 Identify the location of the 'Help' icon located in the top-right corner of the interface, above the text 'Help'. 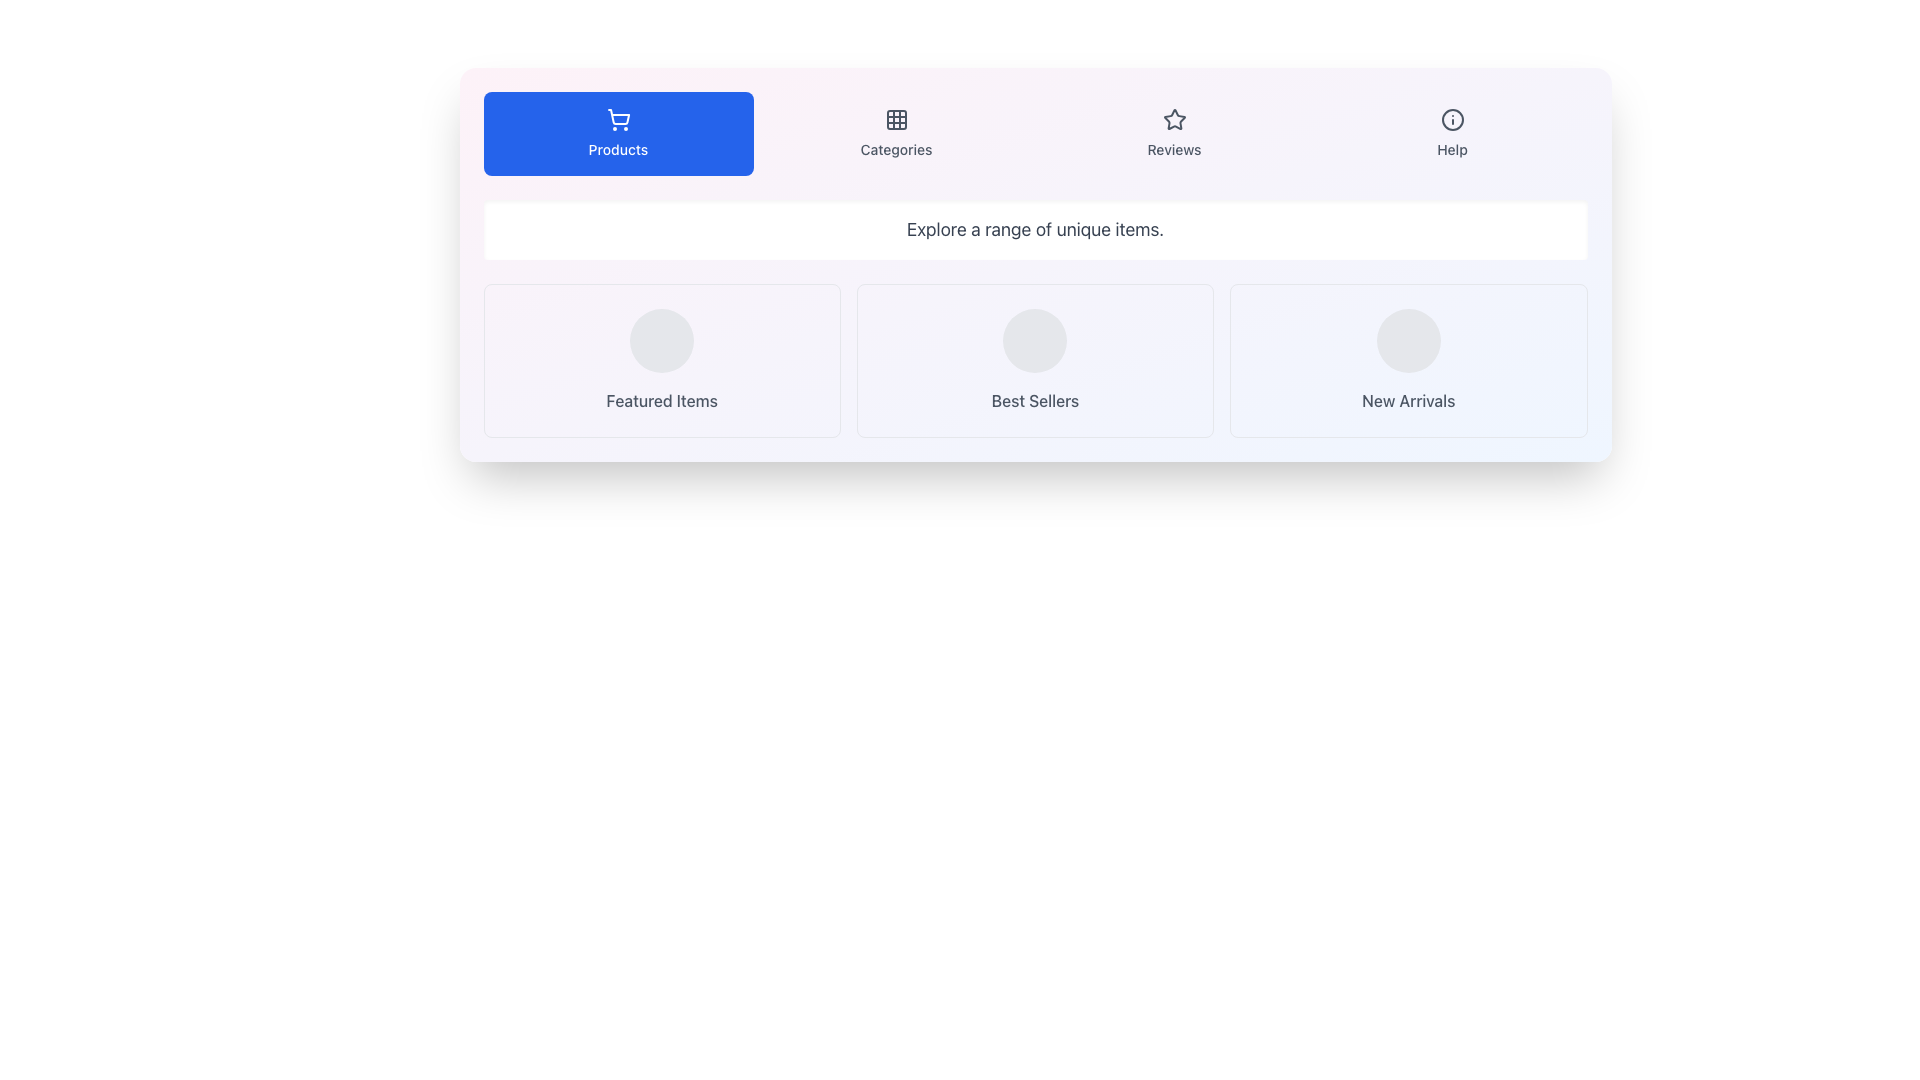
(1452, 119).